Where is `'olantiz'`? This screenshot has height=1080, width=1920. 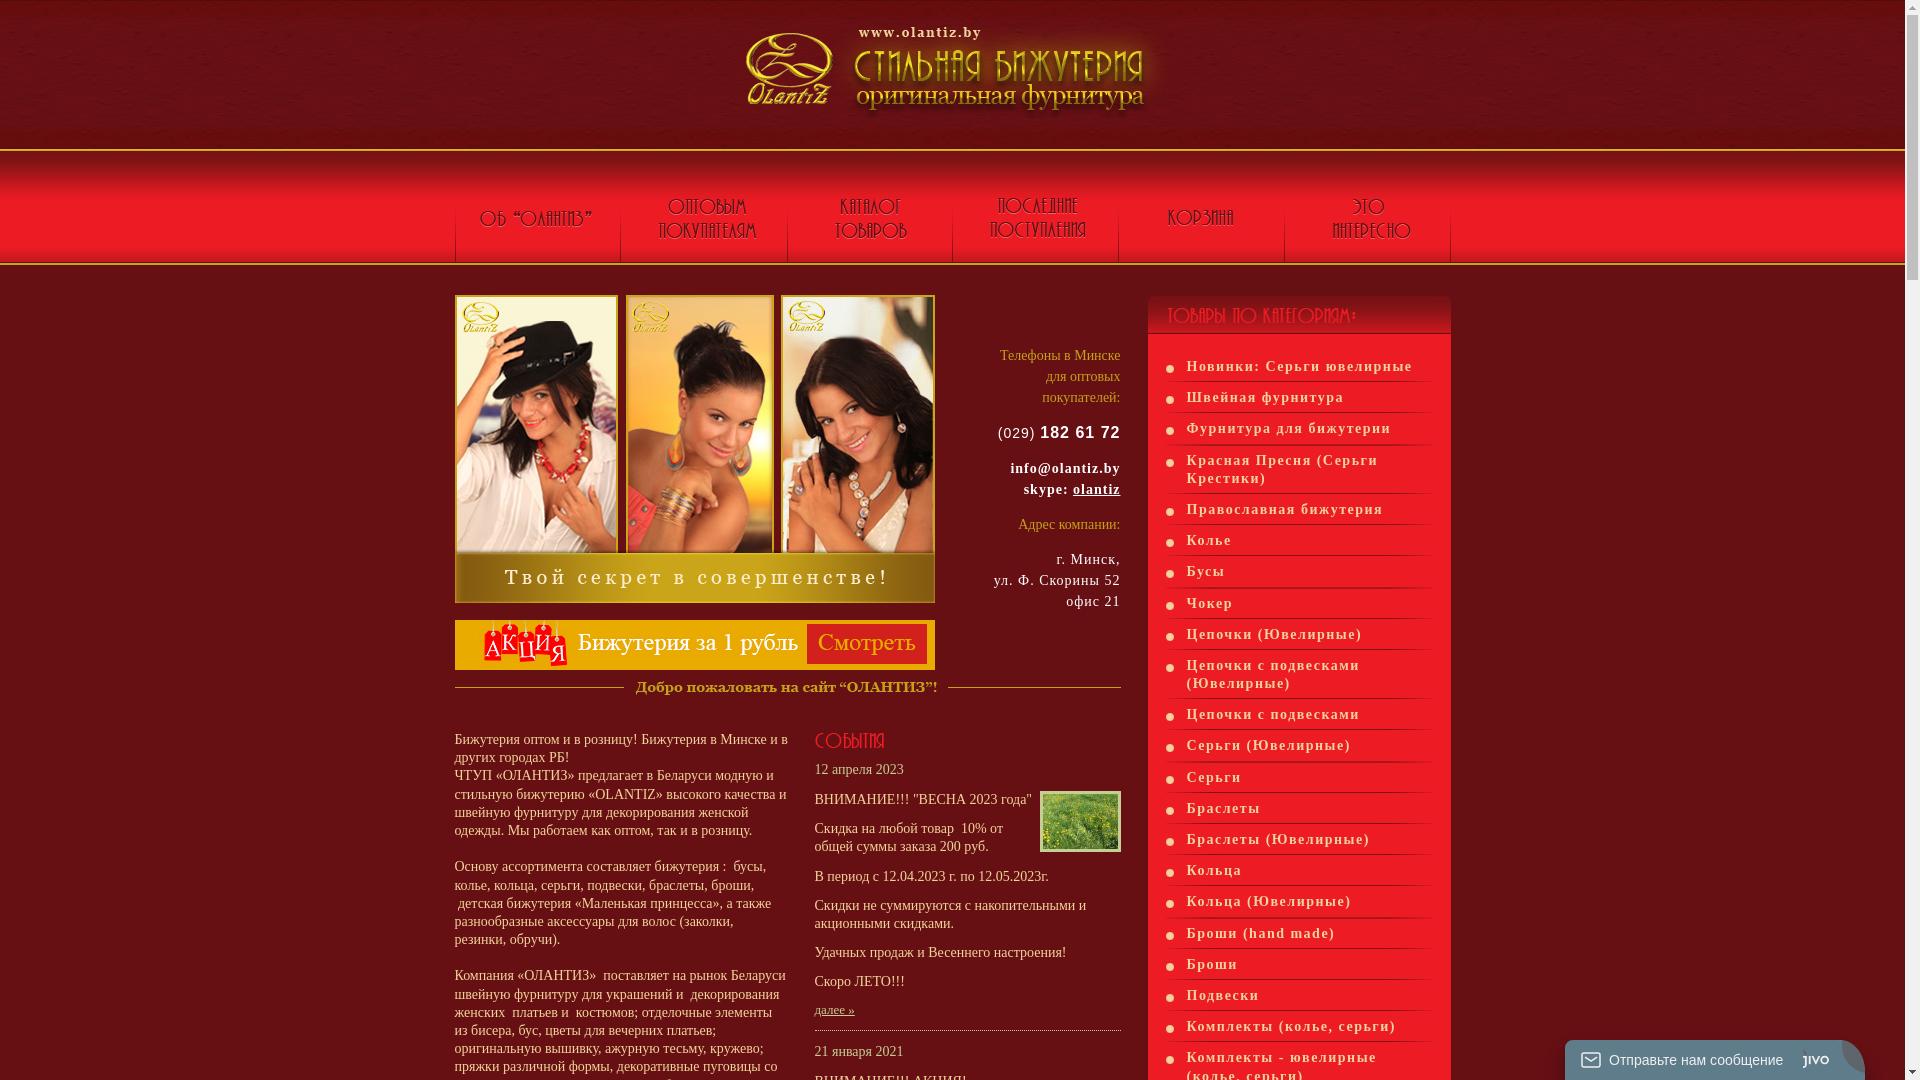 'olantiz' is located at coordinates (1095, 489).